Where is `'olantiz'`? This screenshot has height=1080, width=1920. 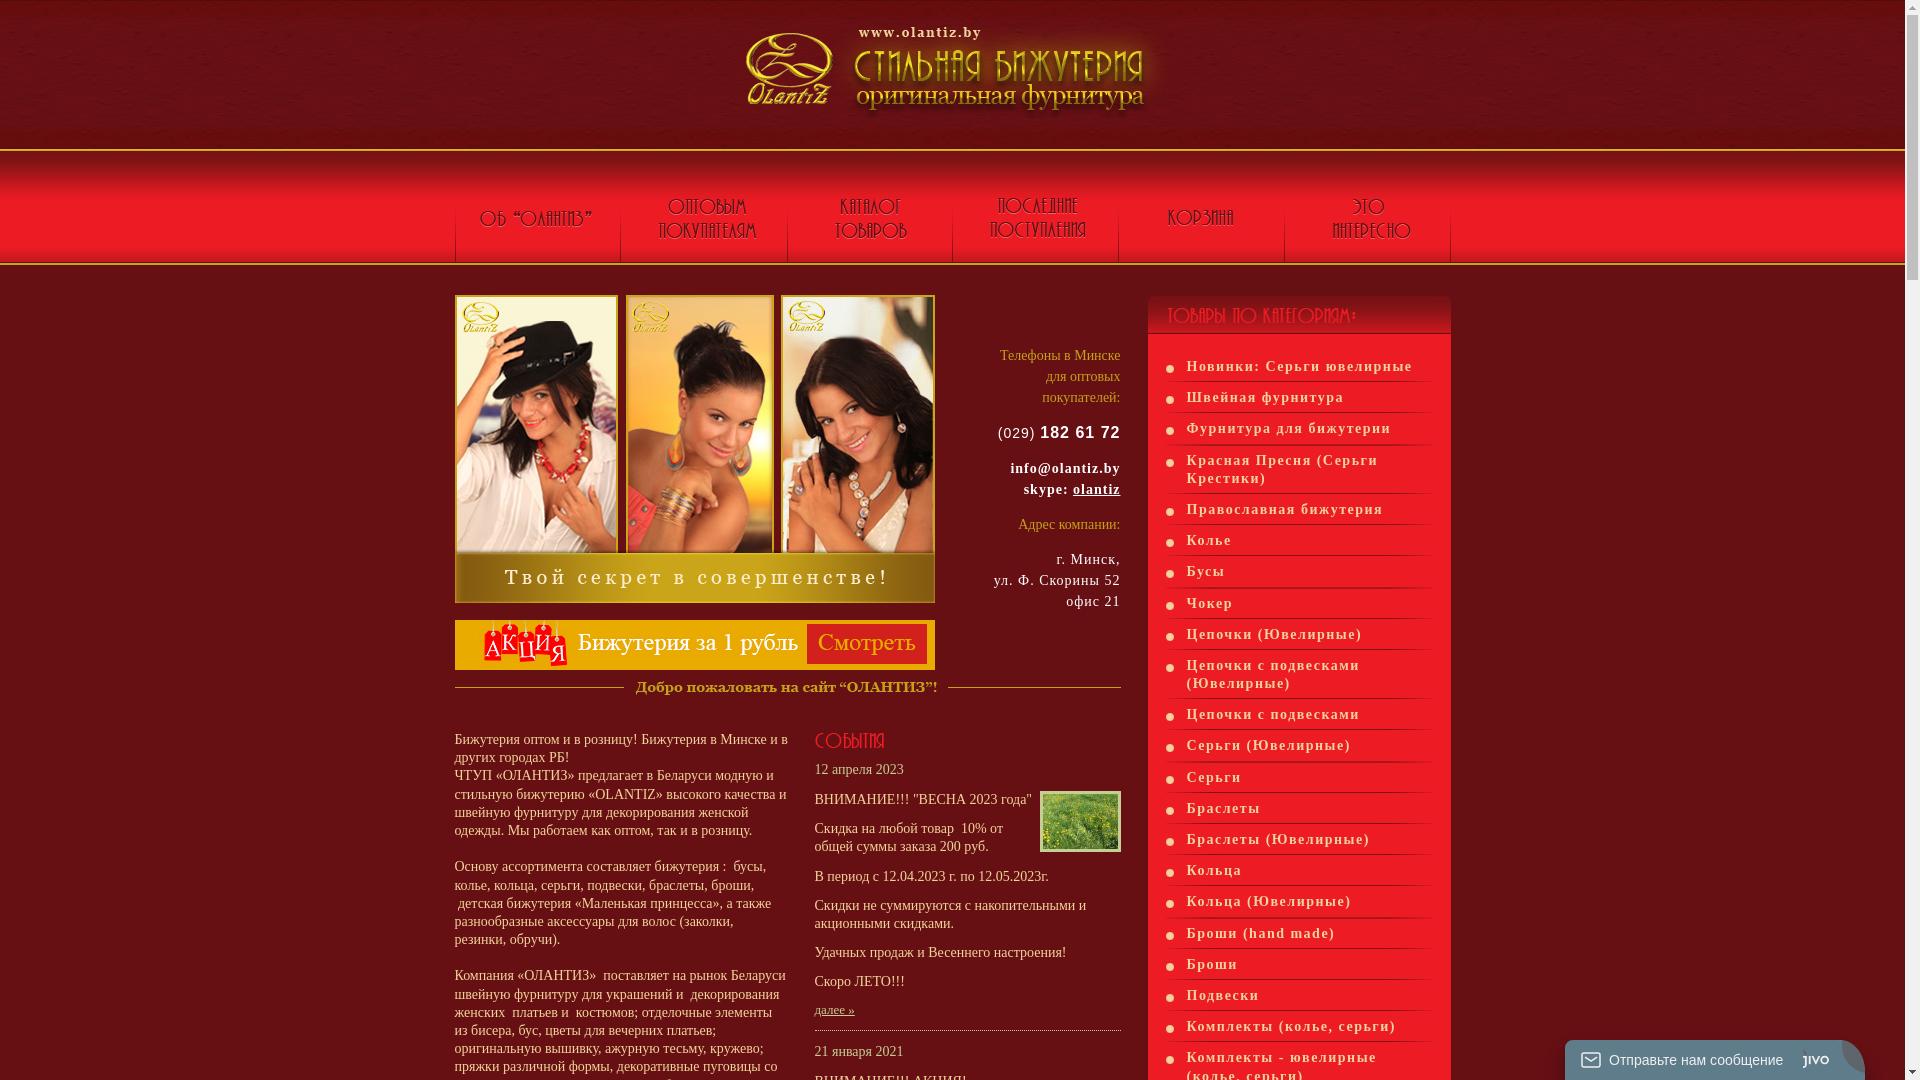 'olantiz' is located at coordinates (1095, 489).